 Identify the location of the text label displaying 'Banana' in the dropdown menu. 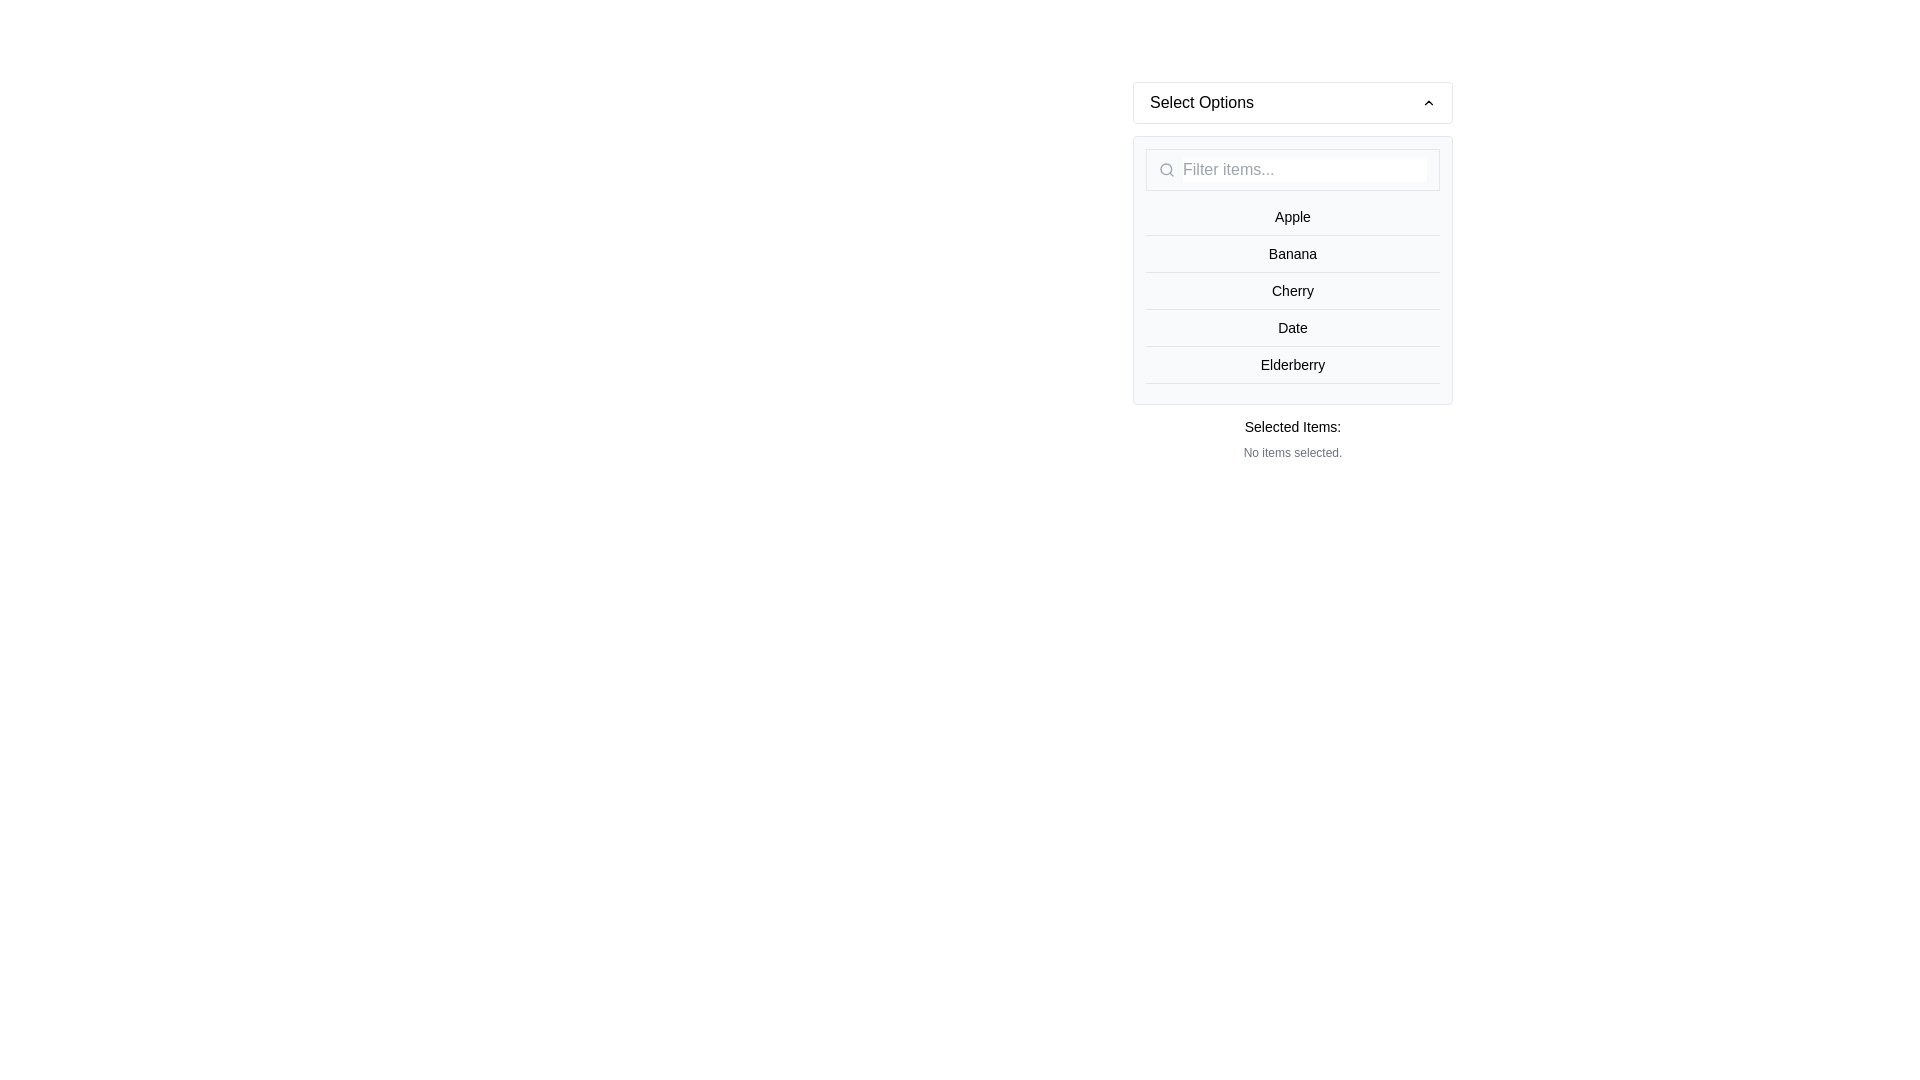
(1292, 253).